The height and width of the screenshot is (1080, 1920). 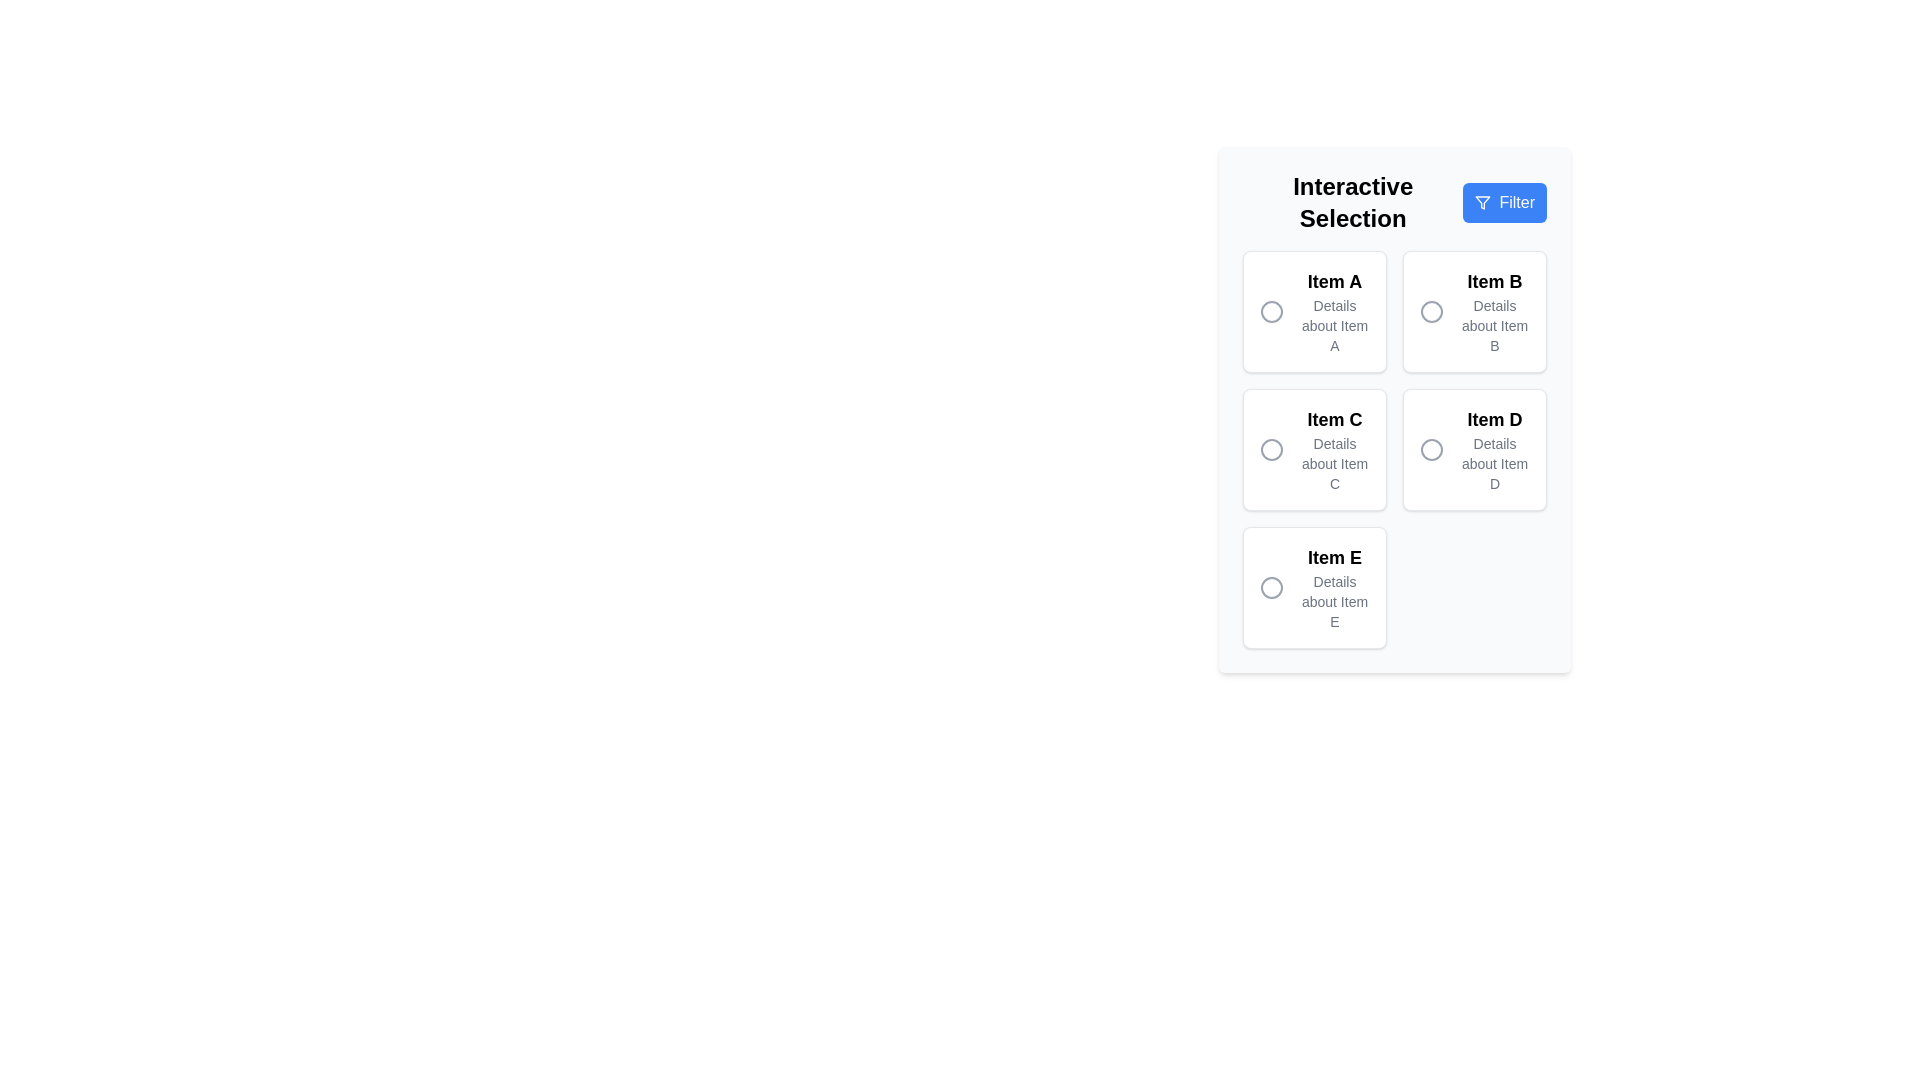 What do you see at coordinates (1334, 325) in the screenshot?
I see `the static text displaying 'Details about Item A' which is located directly beneath the title 'Item A' in a small, gray-colored font` at bounding box center [1334, 325].